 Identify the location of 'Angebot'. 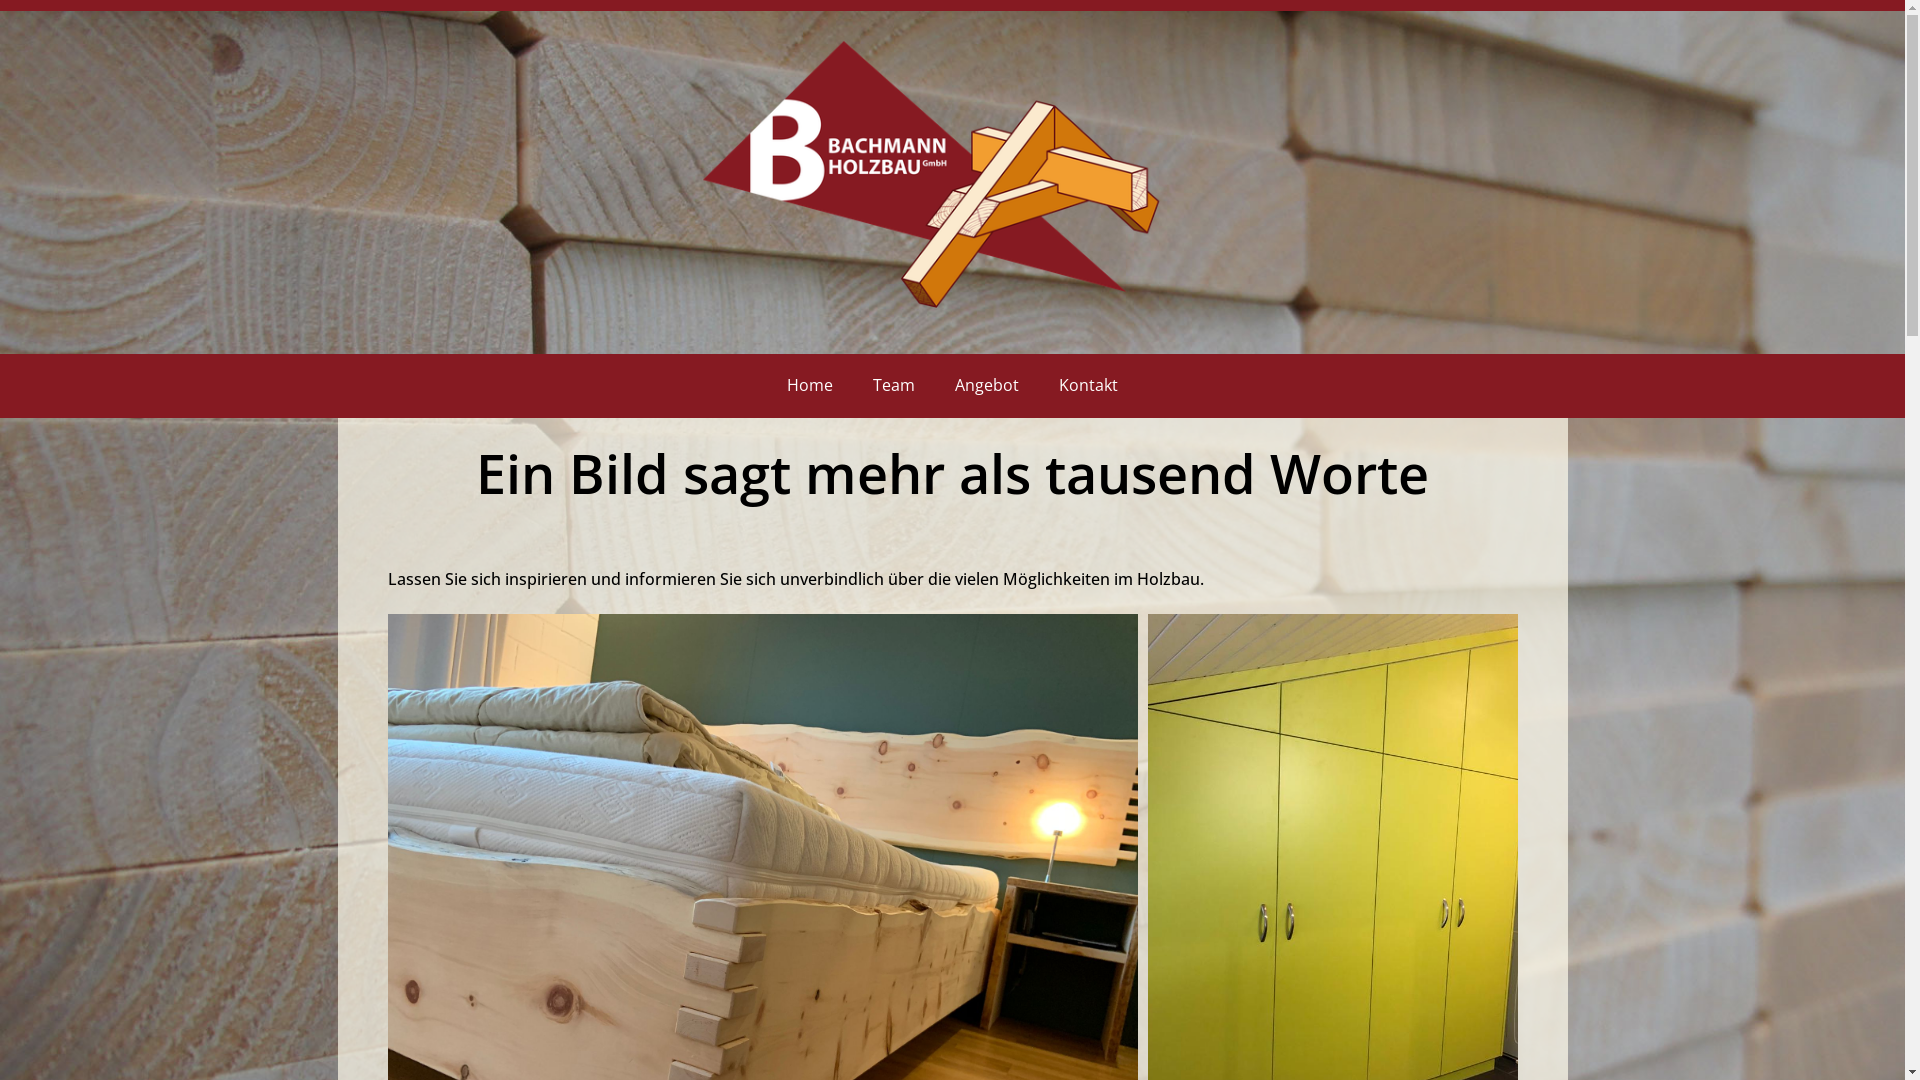
(987, 385).